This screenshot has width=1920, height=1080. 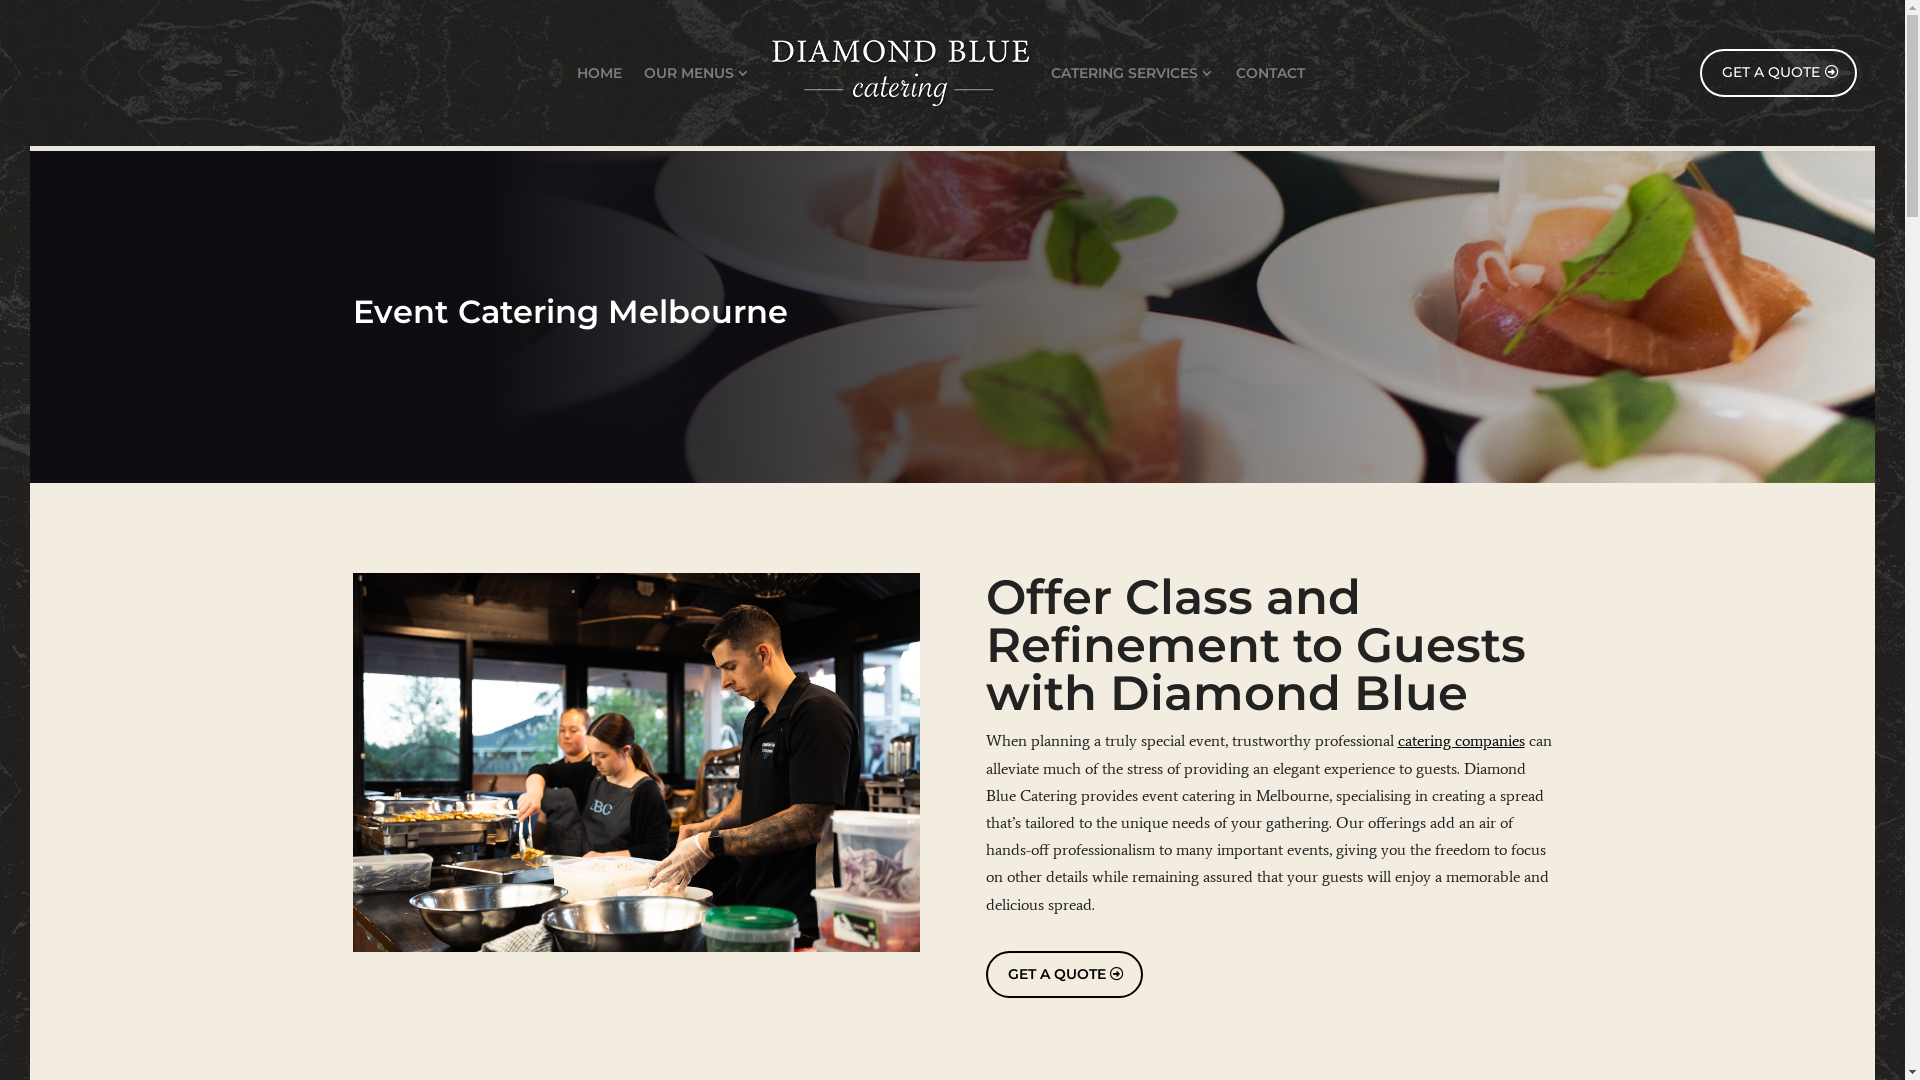 What do you see at coordinates (1132, 72) in the screenshot?
I see `'CATERING SERVICES'` at bounding box center [1132, 72].